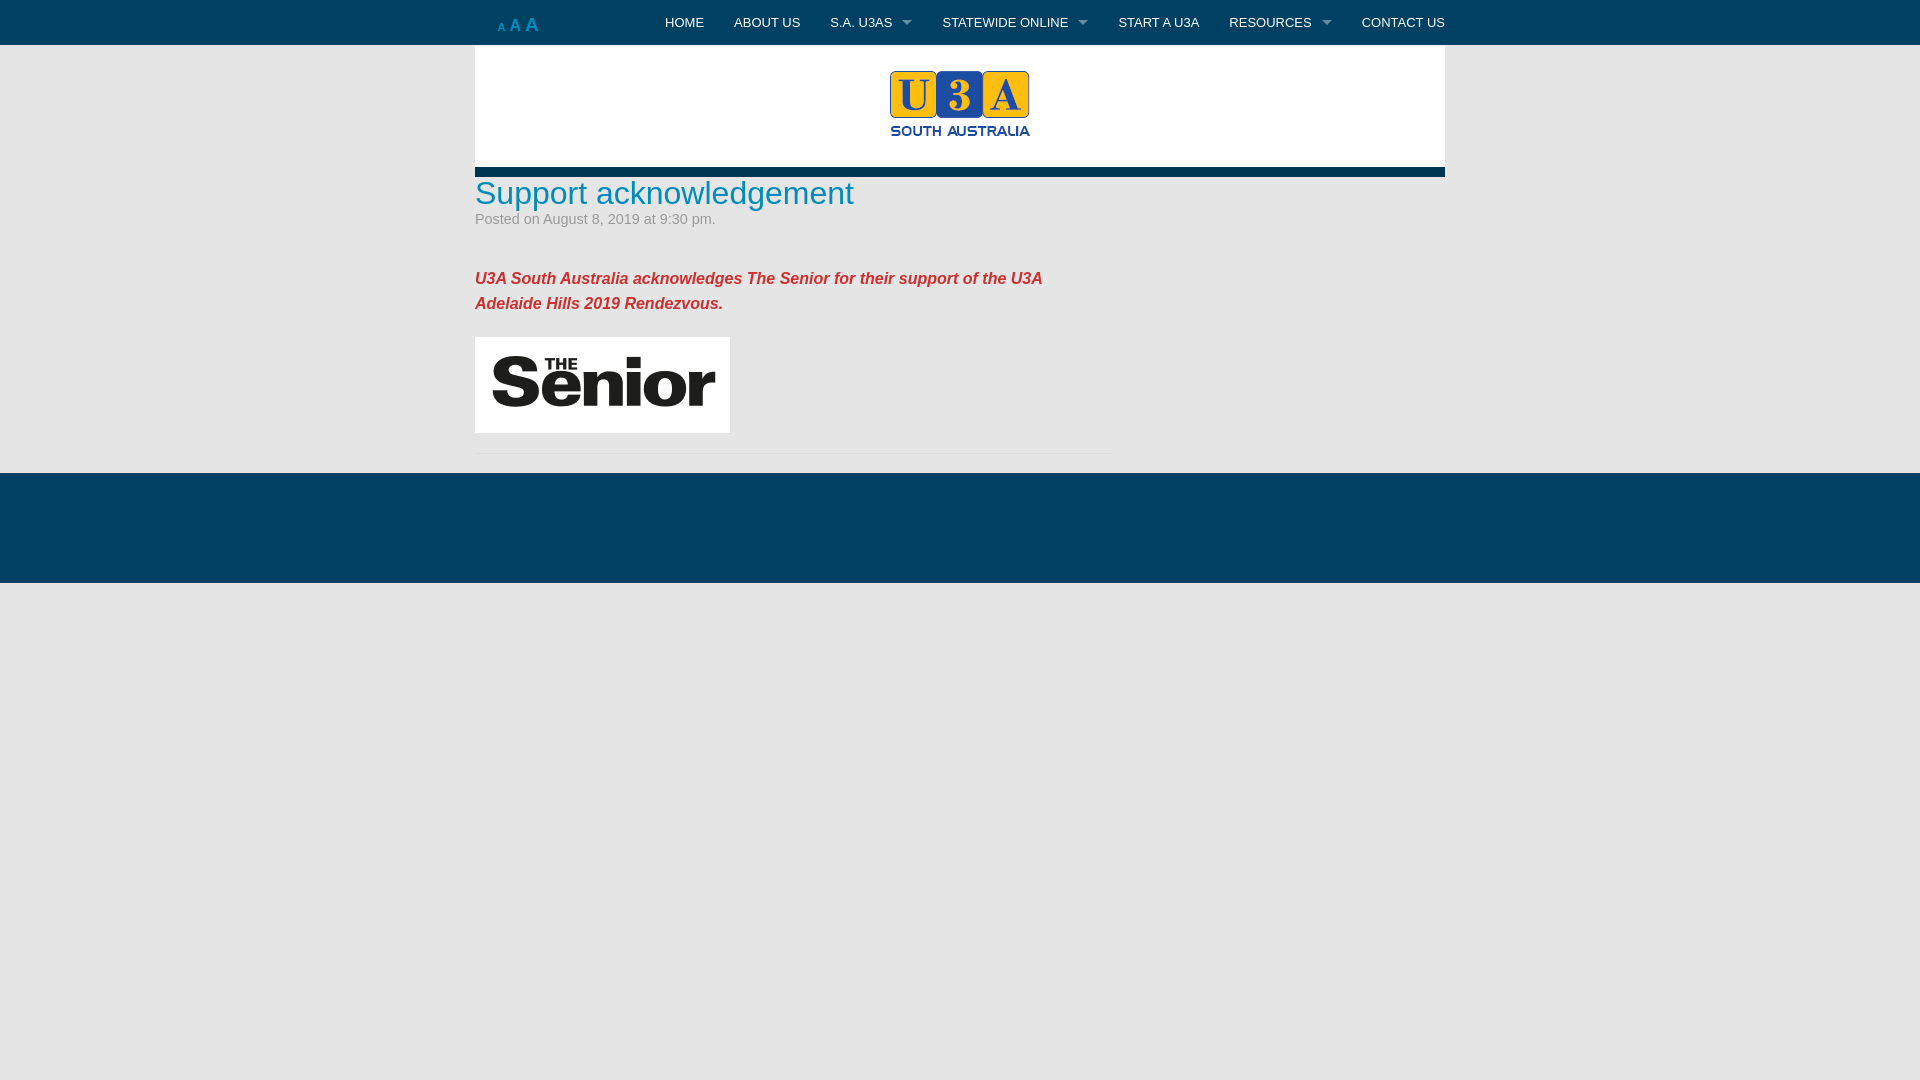 The width and height of the screenshot is (1920, 1080). Describe the element at coordinates (502, 27) in the screenshot. I see `'A'` at that location.